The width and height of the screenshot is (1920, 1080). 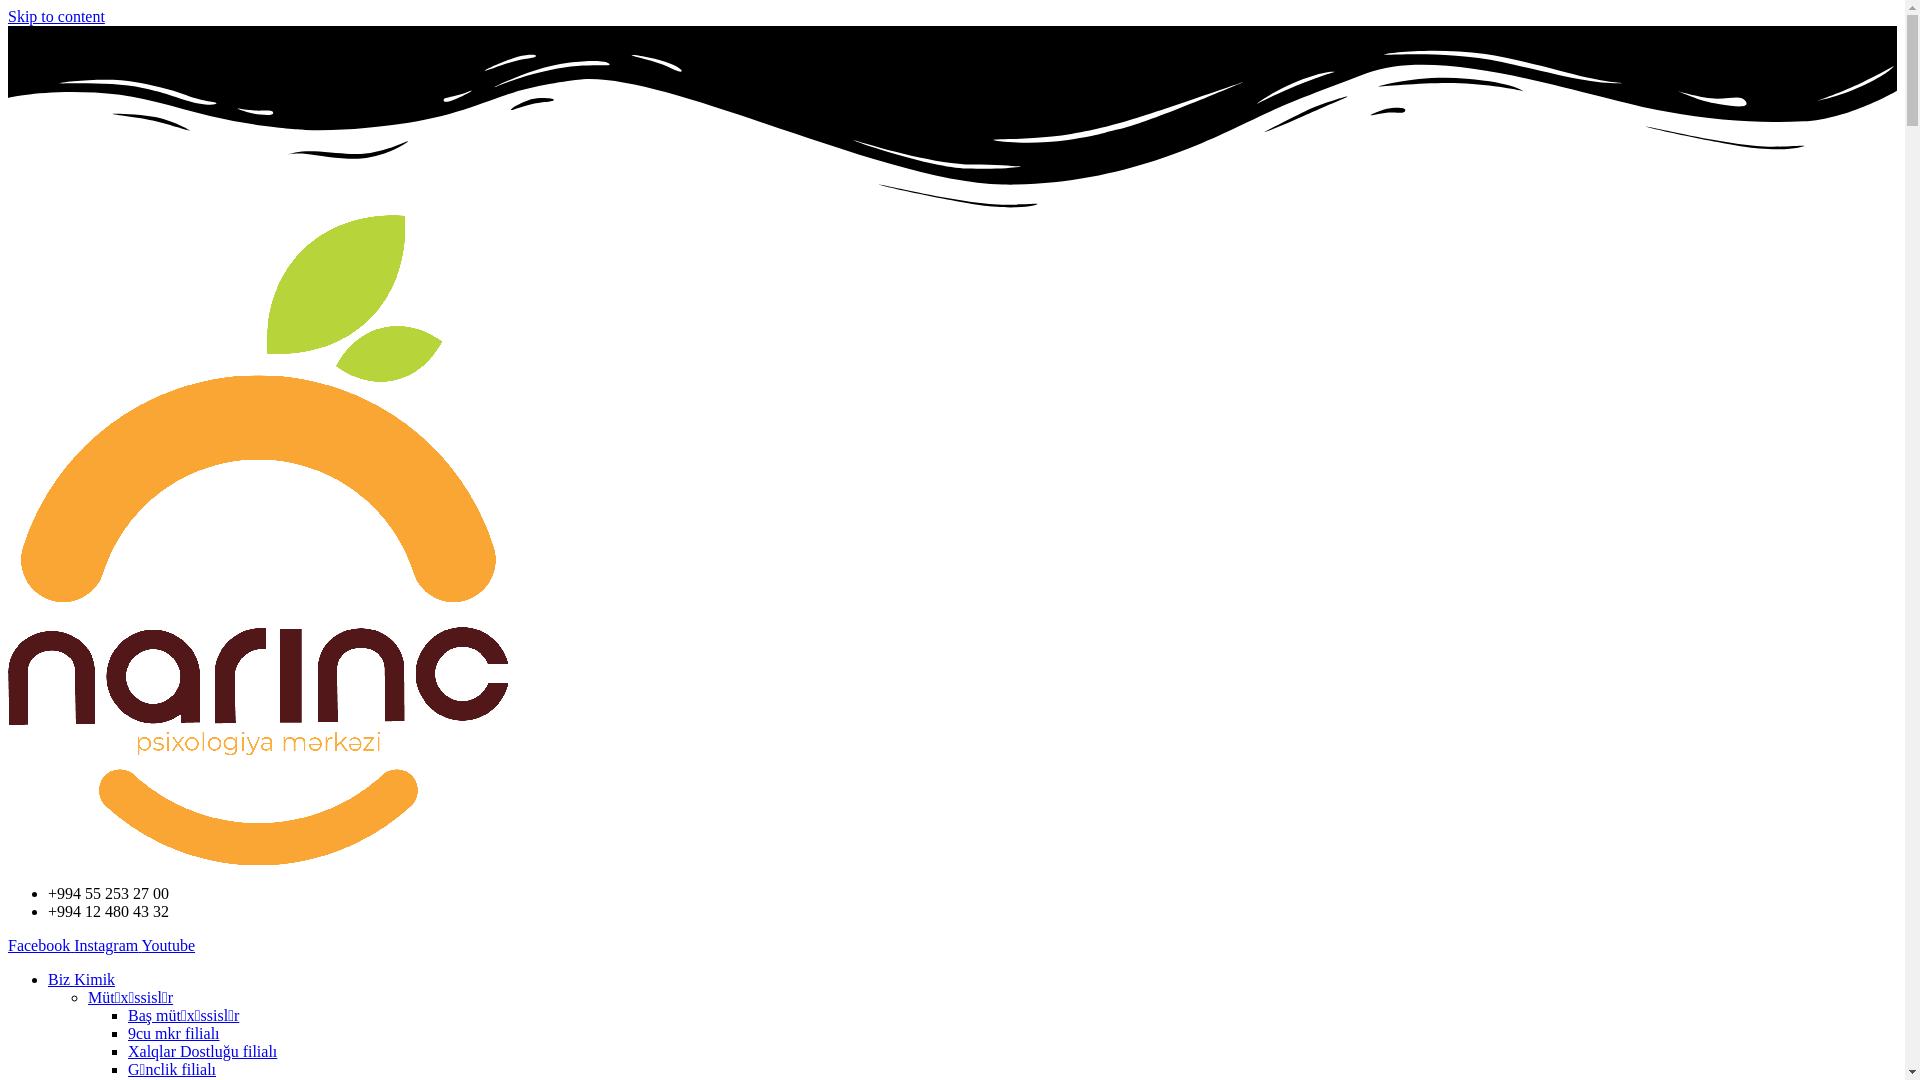 What do you see at coordinates (48, 978) in the screenshot?
I see `'Biz Kimik'` at bounding box center [48, 978].